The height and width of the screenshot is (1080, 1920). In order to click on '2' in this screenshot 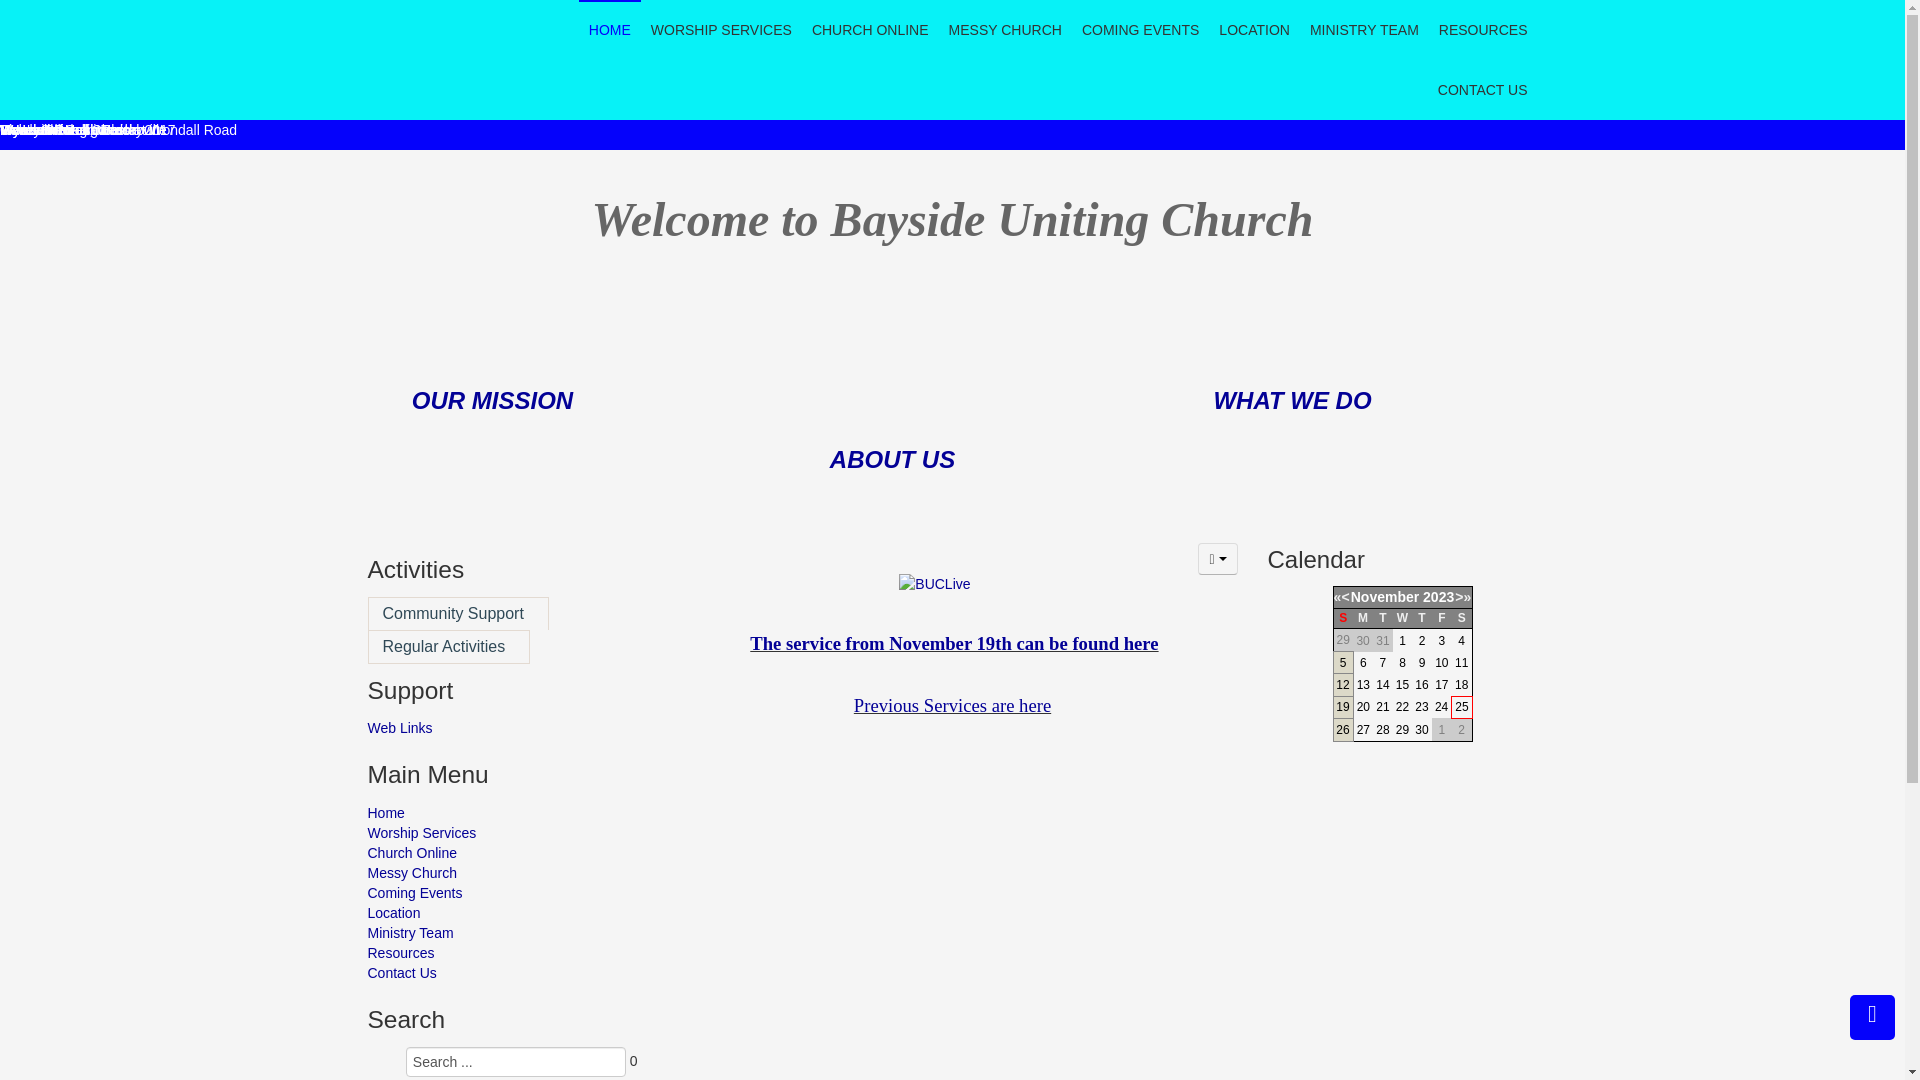, I will do `click(1418, 640)`.